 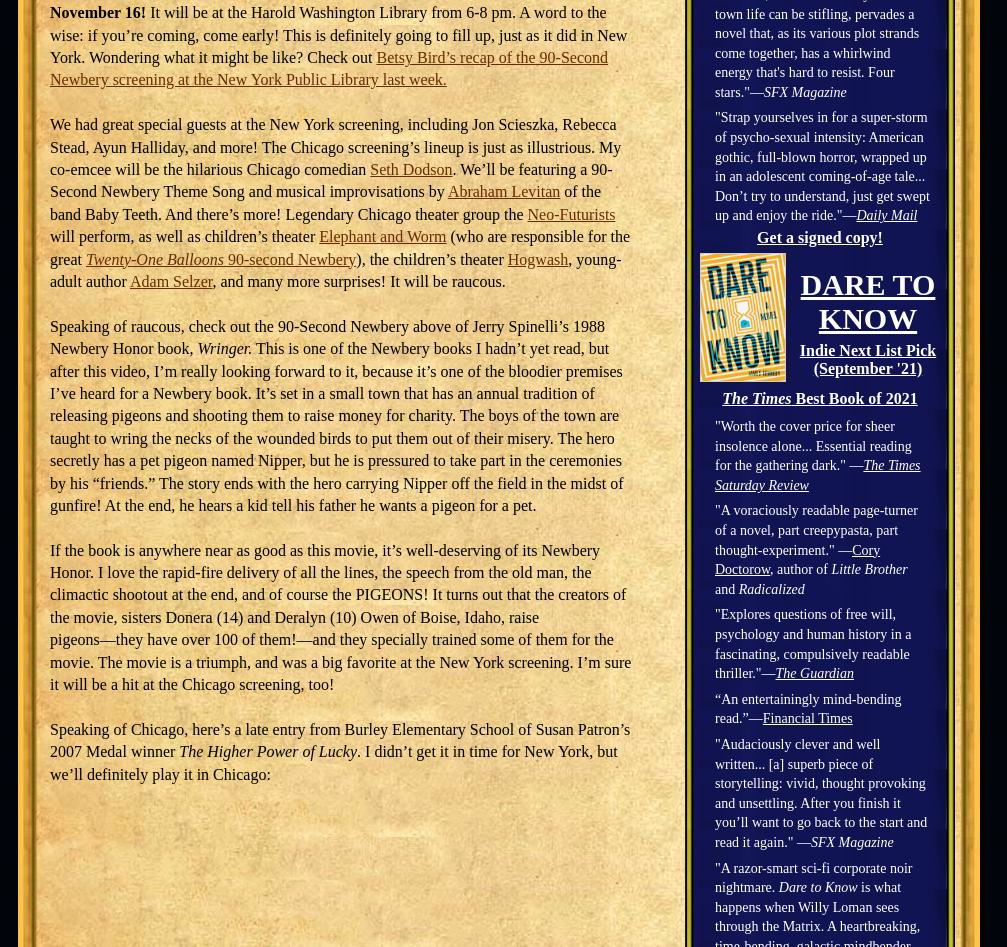 What do you see at coordinates (358, 280) in the screenshot?
I see `', and many more surprises! It will be raucous.'` at bounding box center [358, 280].